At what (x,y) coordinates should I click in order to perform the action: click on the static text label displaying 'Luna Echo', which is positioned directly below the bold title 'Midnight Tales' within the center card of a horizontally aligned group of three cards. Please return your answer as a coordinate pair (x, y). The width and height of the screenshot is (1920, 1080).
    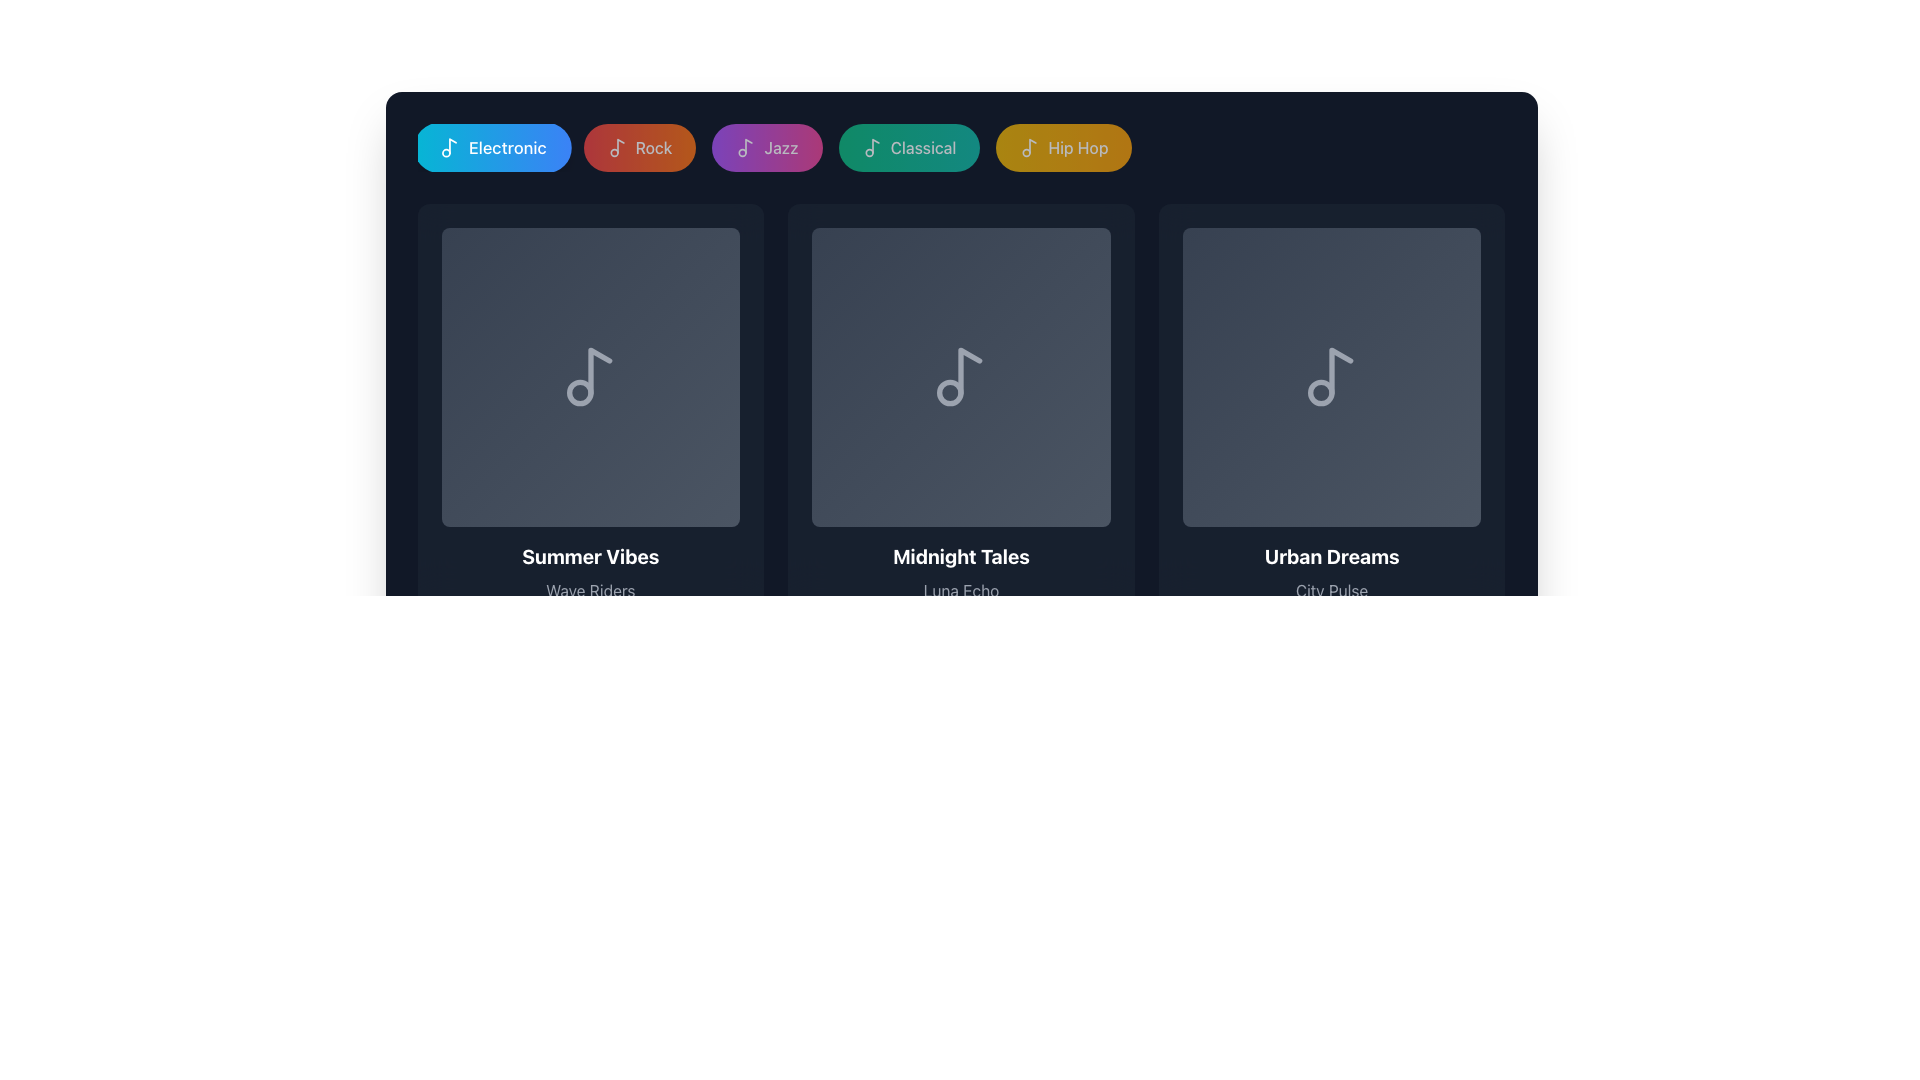
    Looking at the image, I should click on (961, 589).